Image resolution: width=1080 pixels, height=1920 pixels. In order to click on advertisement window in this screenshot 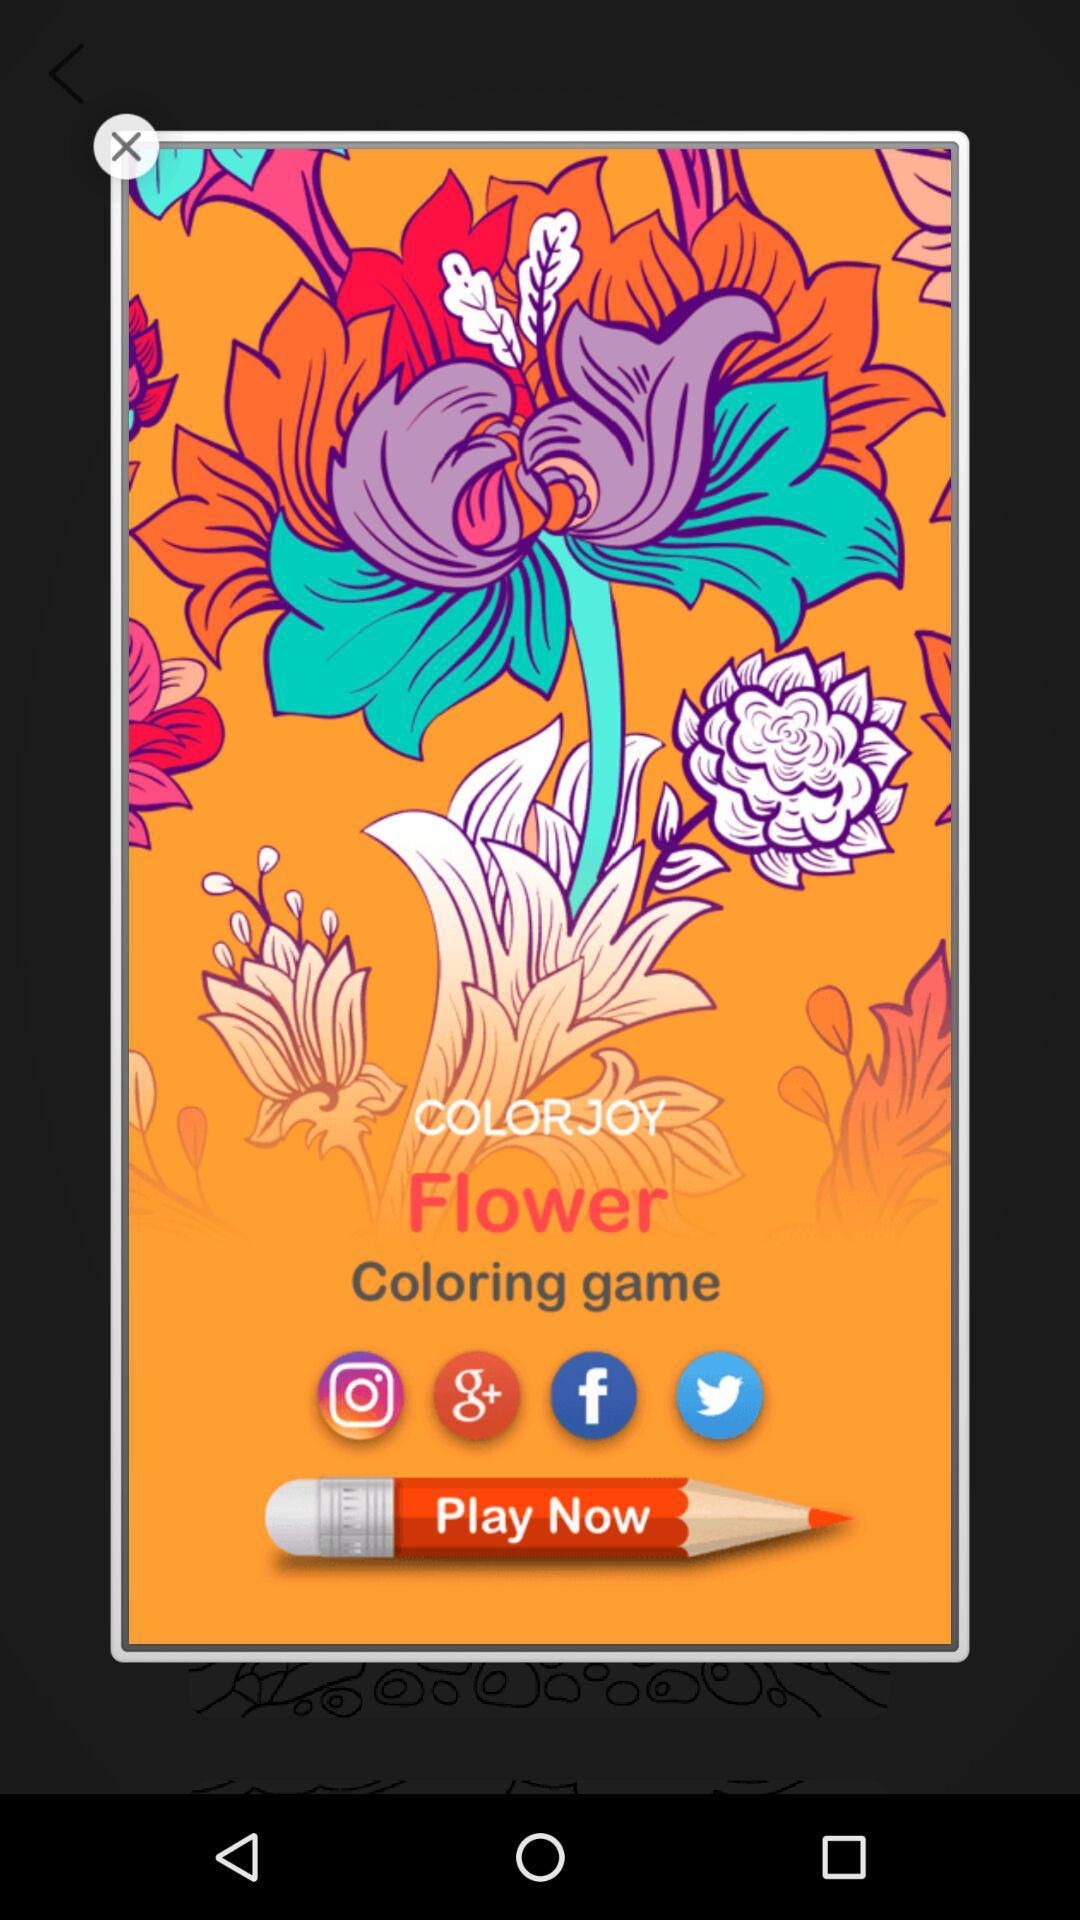, I will do `click(126, 145)`.